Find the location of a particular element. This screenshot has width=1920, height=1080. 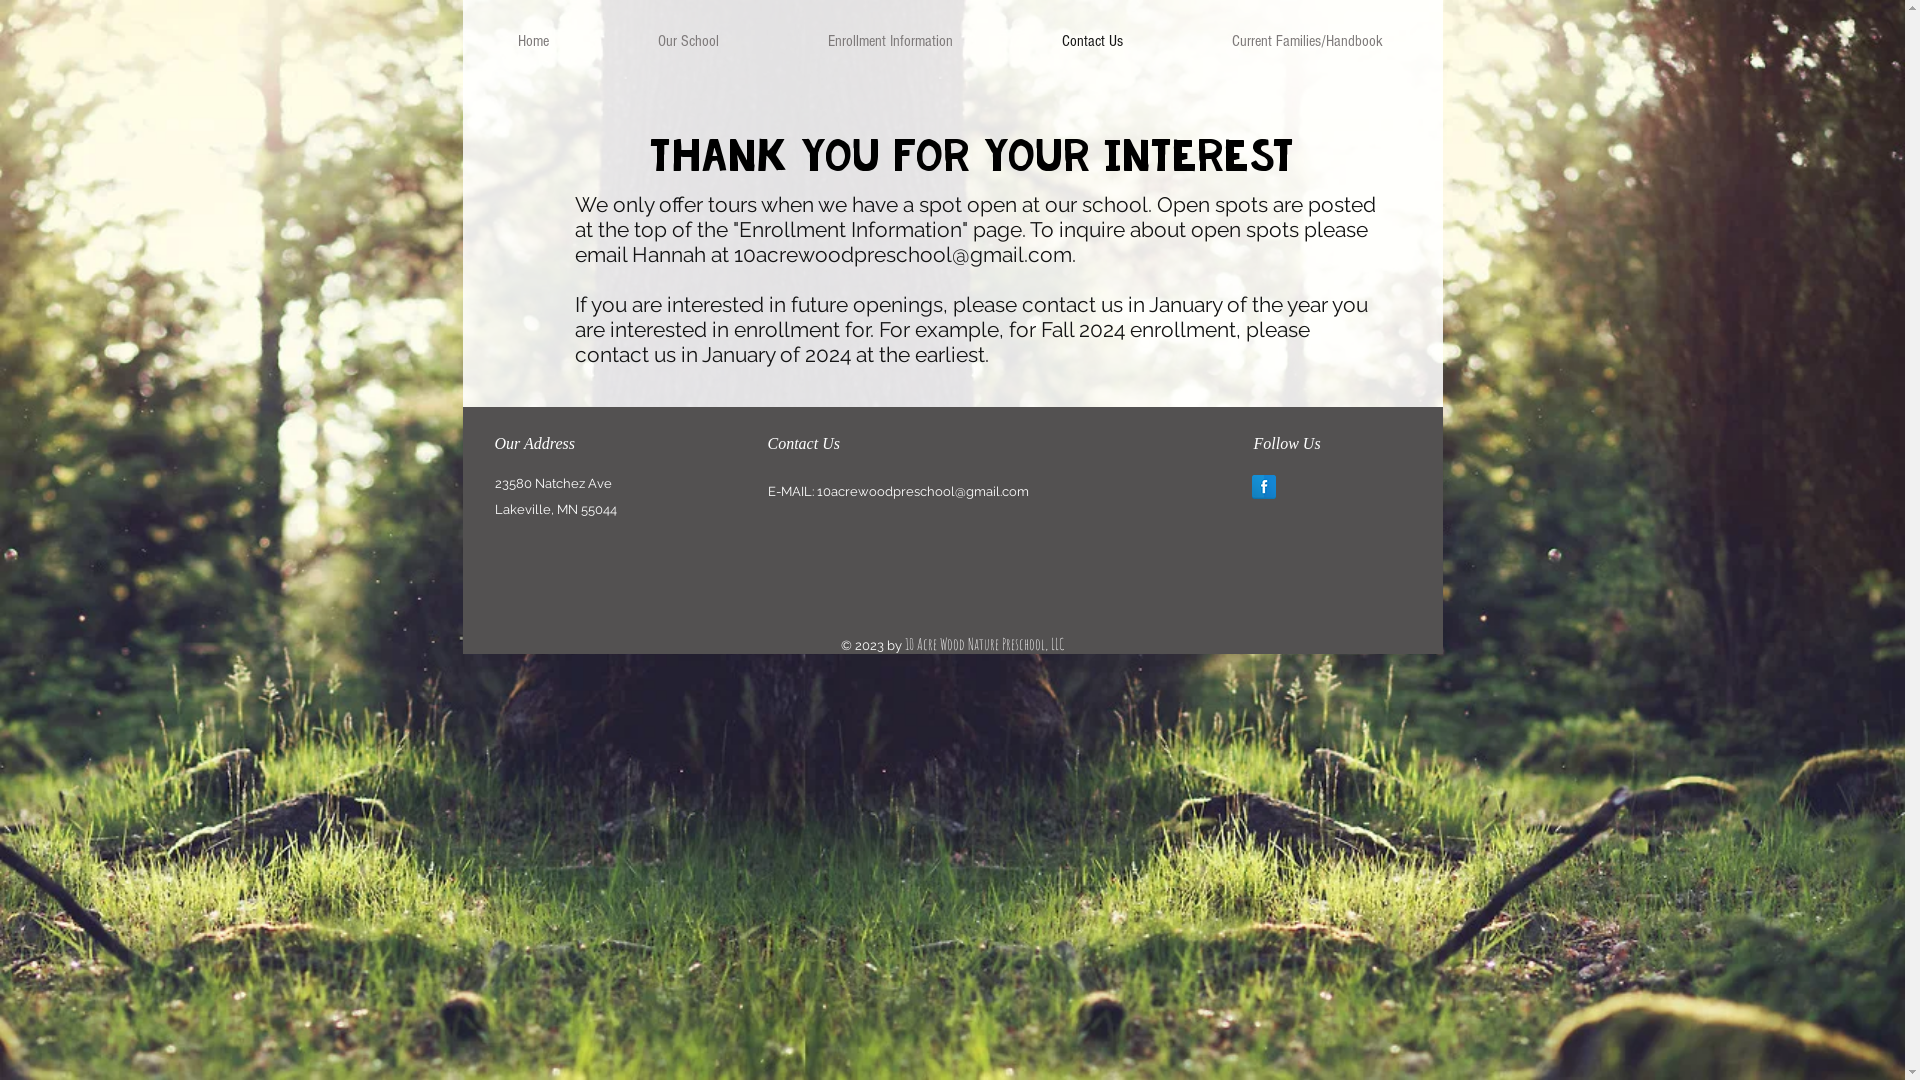

'Current Families/Handbook' is located at coordinates (1176, 41).